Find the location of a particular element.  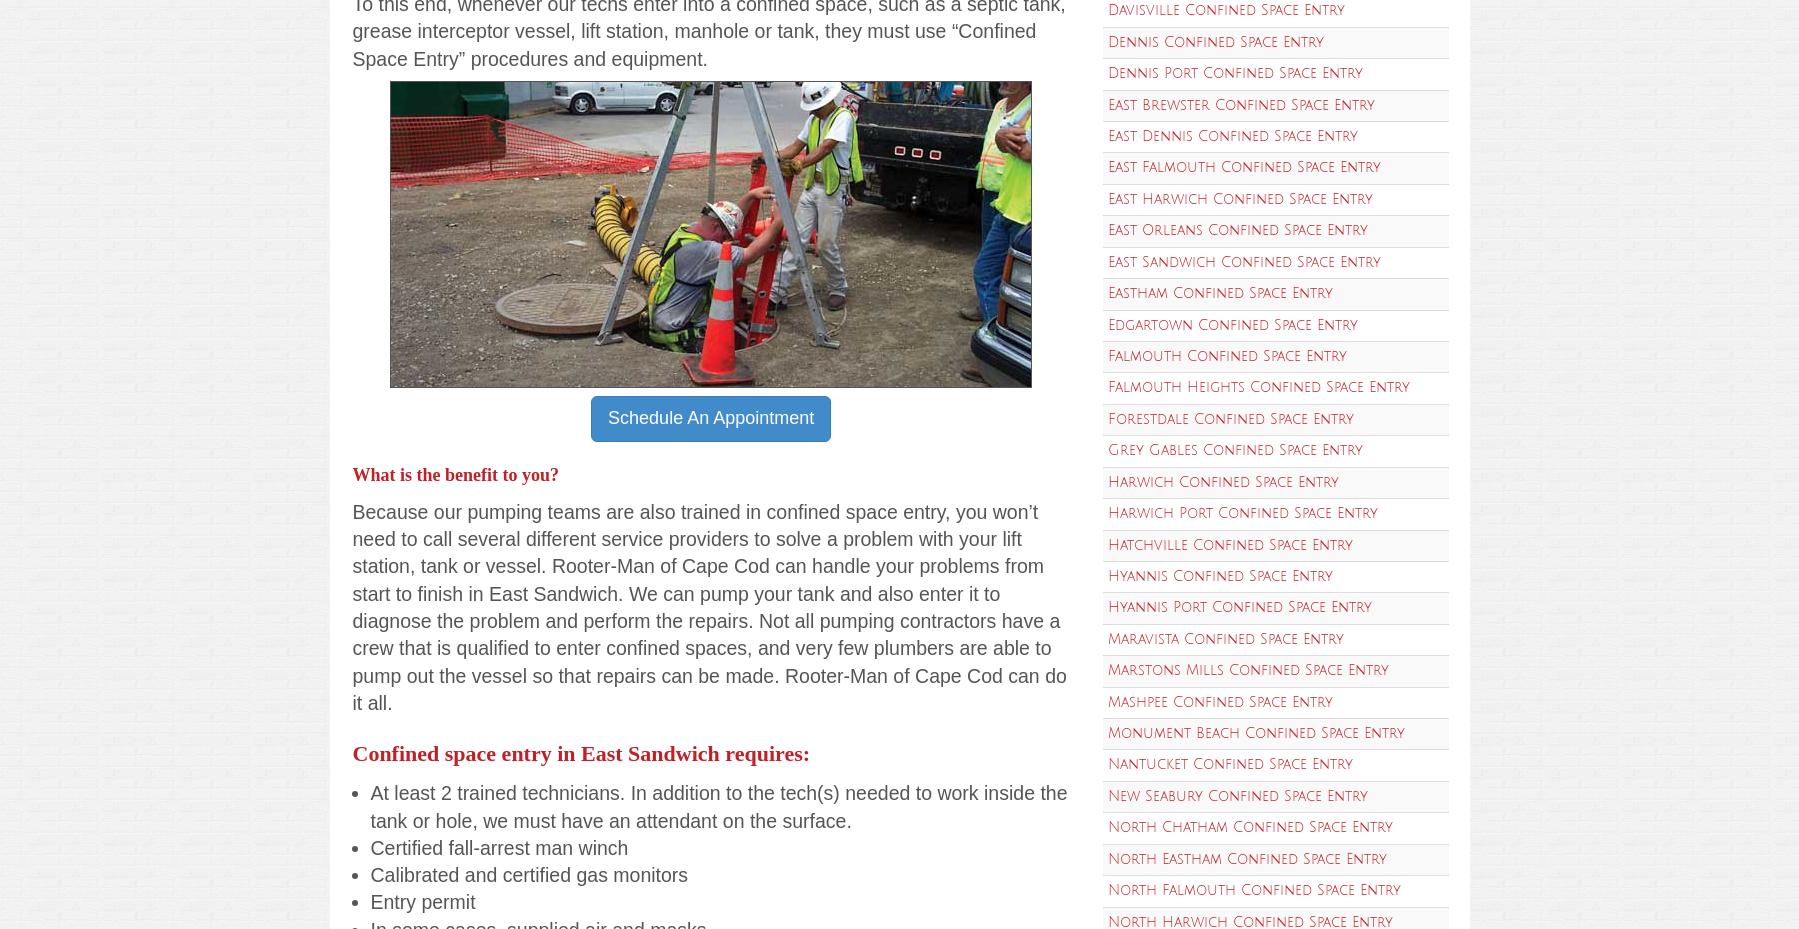

'North Eastham Confined Space Entry' is located at coordinates (1246, 858).